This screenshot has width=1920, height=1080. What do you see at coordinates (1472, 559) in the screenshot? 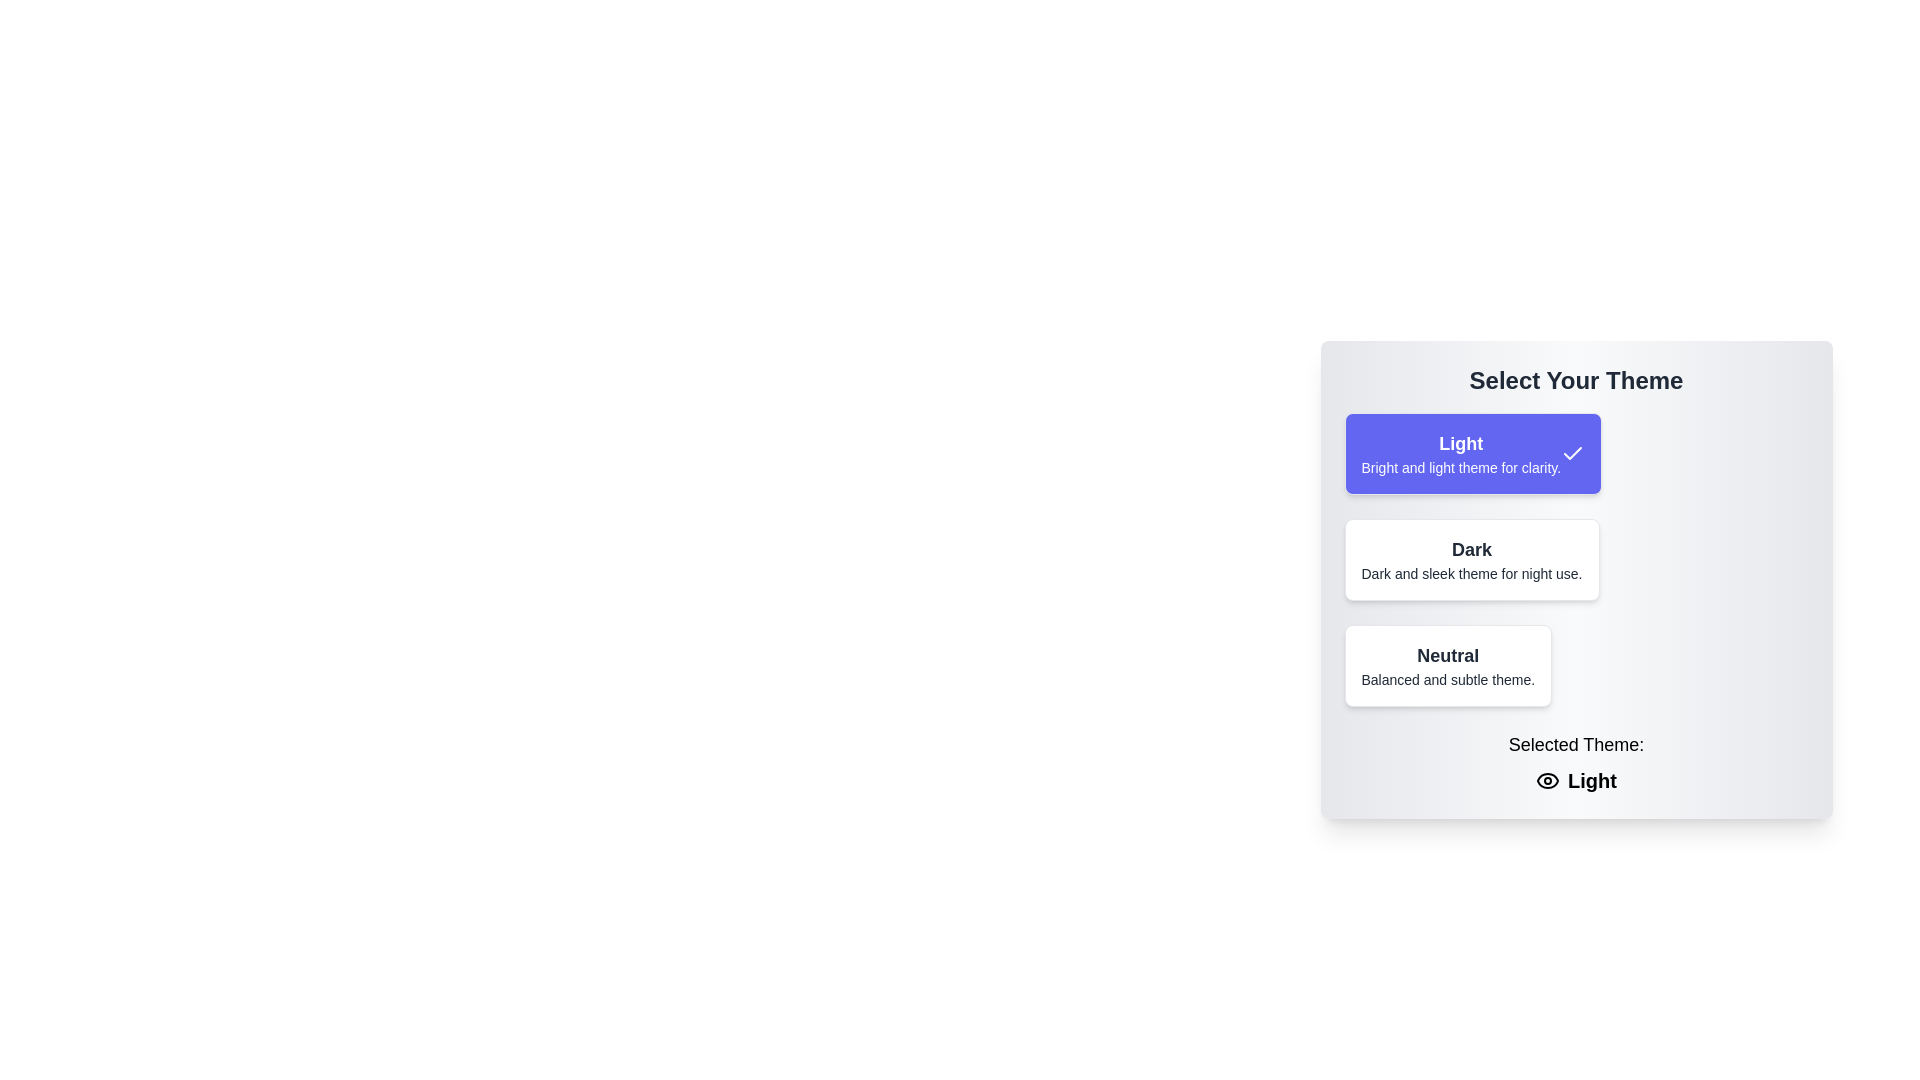
I see `the selectable card with a white background and bolded header 'Dark', positioned below the 'Light' theme card and above the 'Neutral' theme card in the theme selection list` at bounding box center [1472, 559].